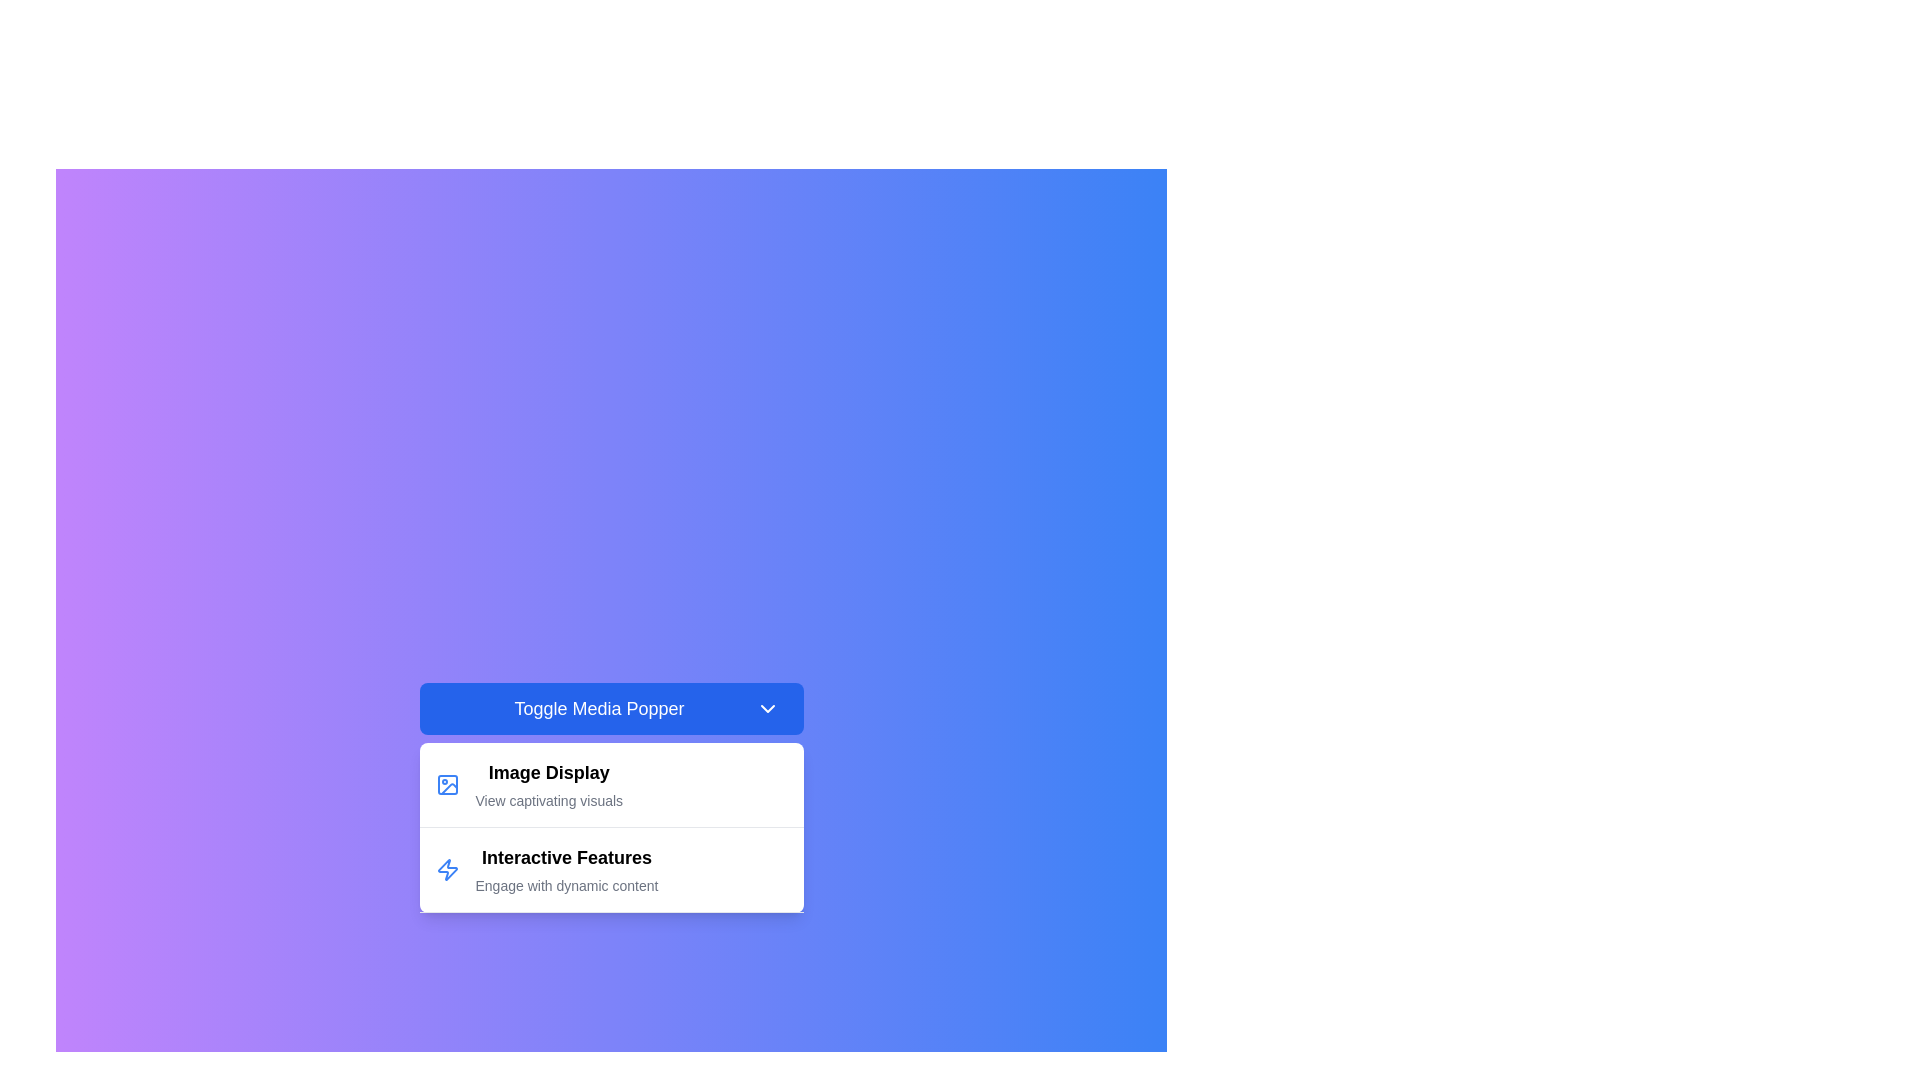 This screenshot has height=1080, width=1920. What do you see at coordinates (565, 885) in the screenshot?
I see `the text label displaying 'Engage with dynamic content' located below the title 'Interactive Features'` at bounding box center [565, 885].